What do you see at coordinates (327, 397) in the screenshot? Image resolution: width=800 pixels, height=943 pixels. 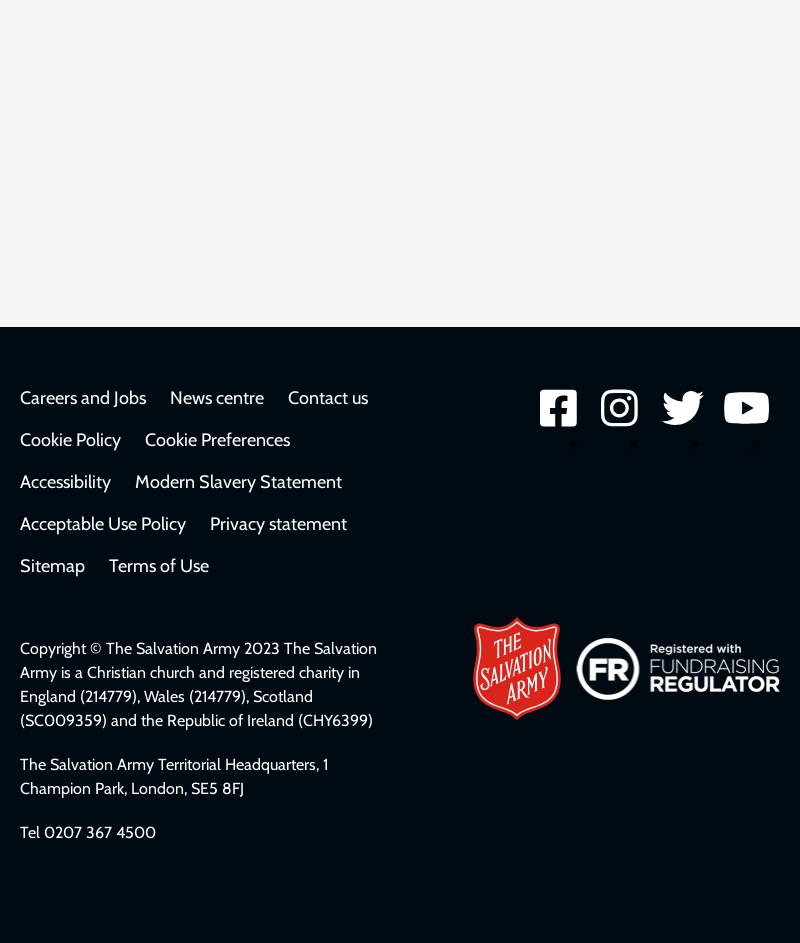 I see `'Contact us'` at bounding box center [327, 397].